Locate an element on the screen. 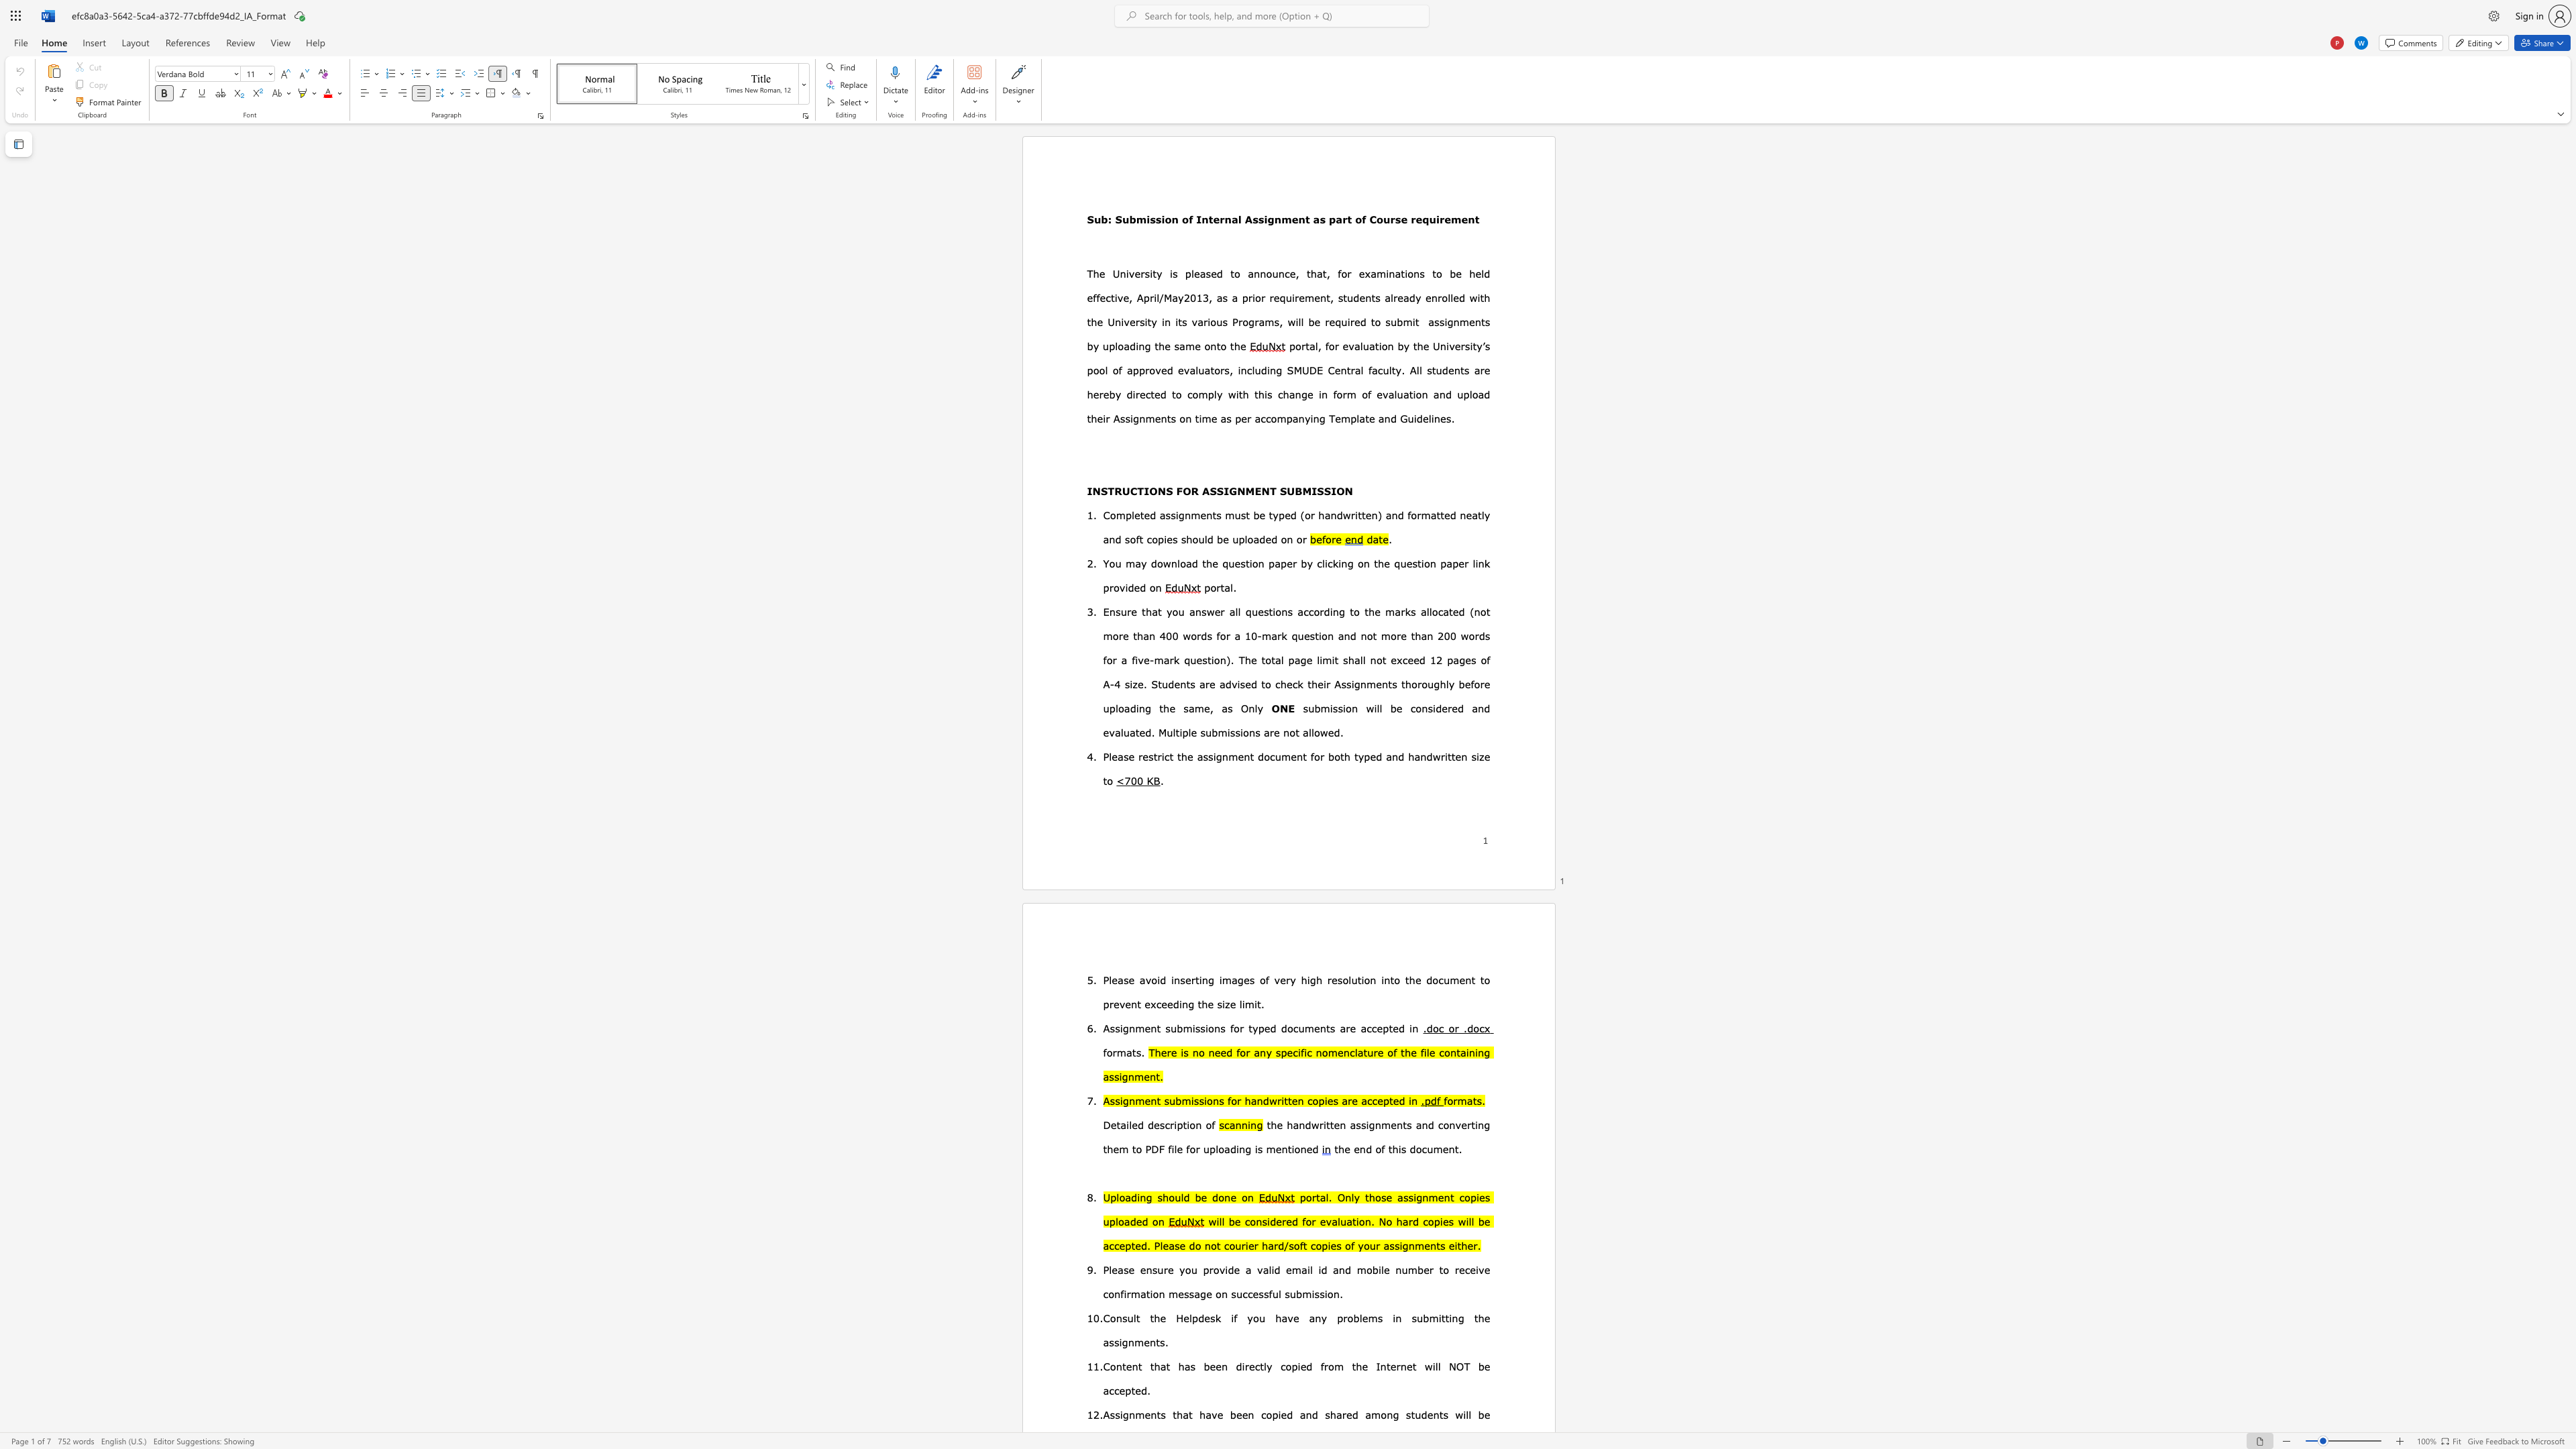  the subset text "plo" within the text "portal. Only those assignment copies uploaded on" is located at coordinates (1108, 1222).